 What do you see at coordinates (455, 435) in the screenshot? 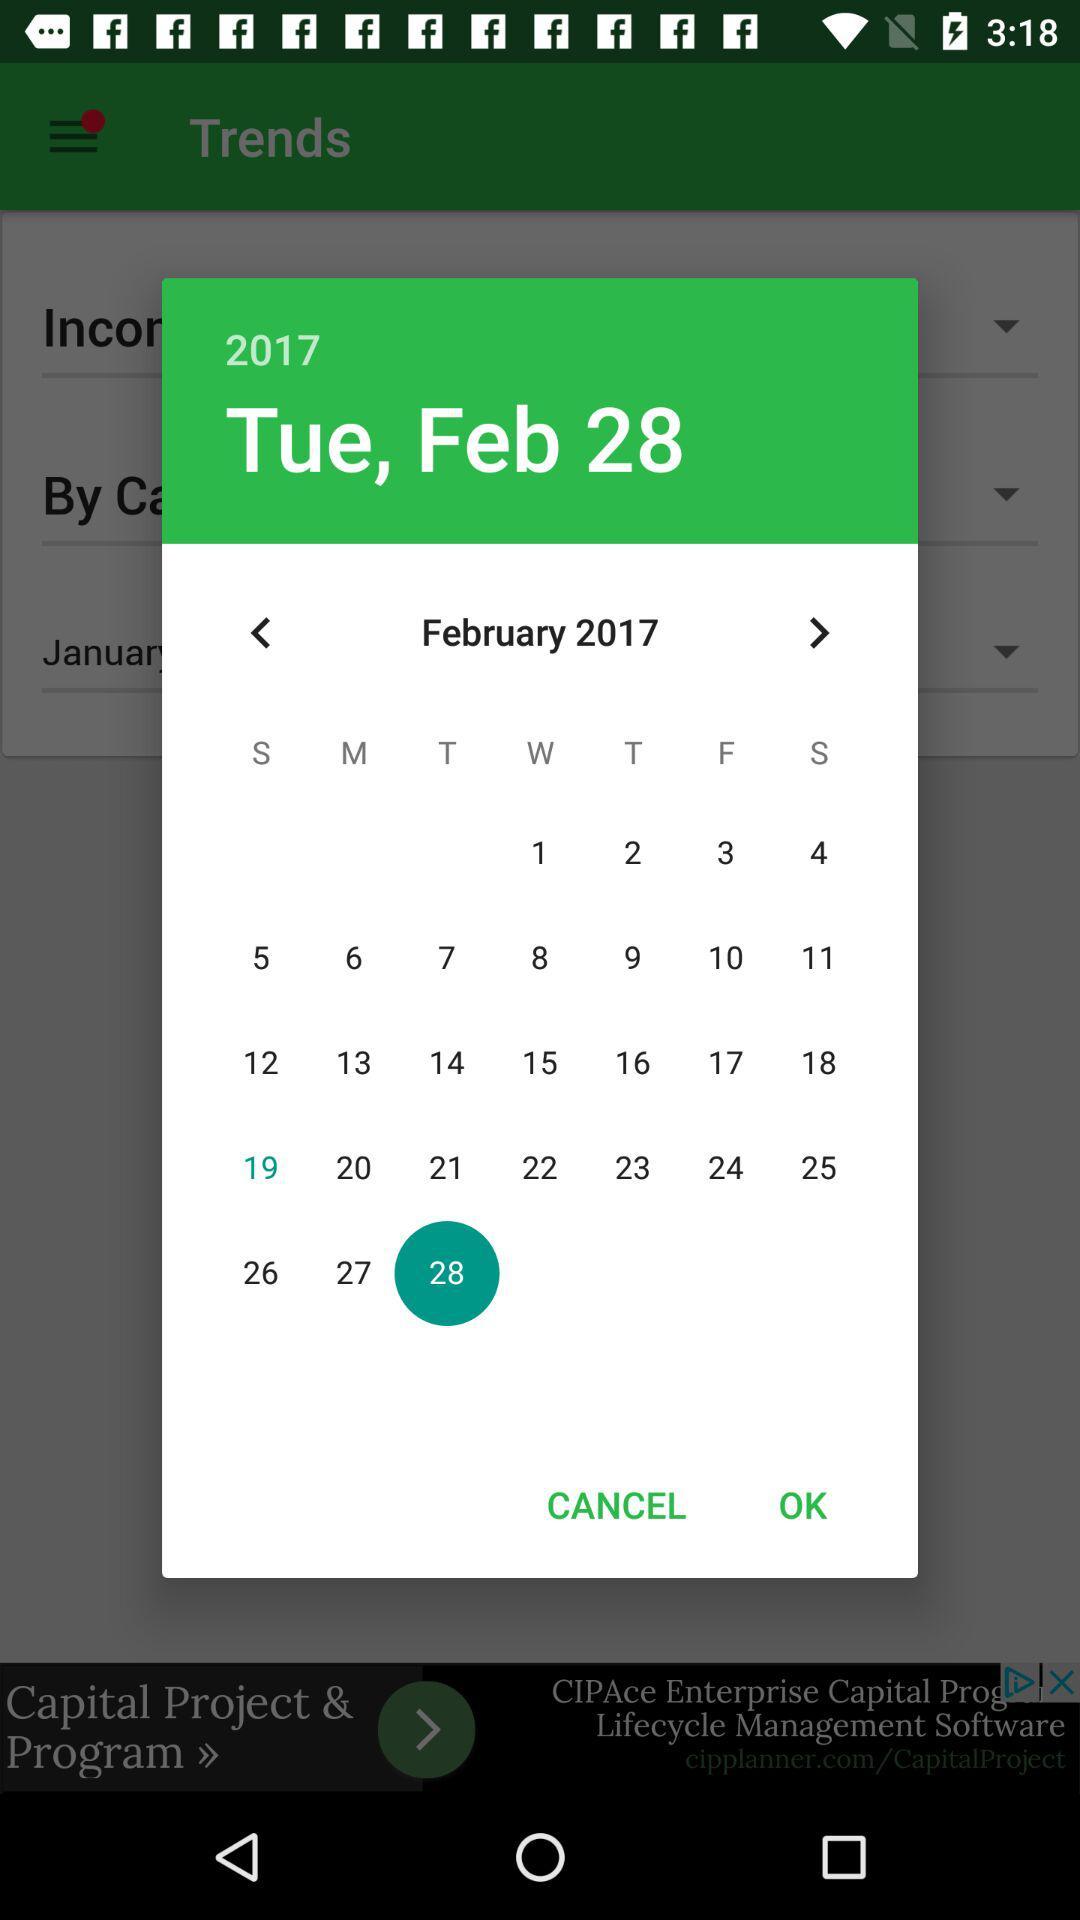
I see `the tue, feb 28` at bounding box center [455, 435].